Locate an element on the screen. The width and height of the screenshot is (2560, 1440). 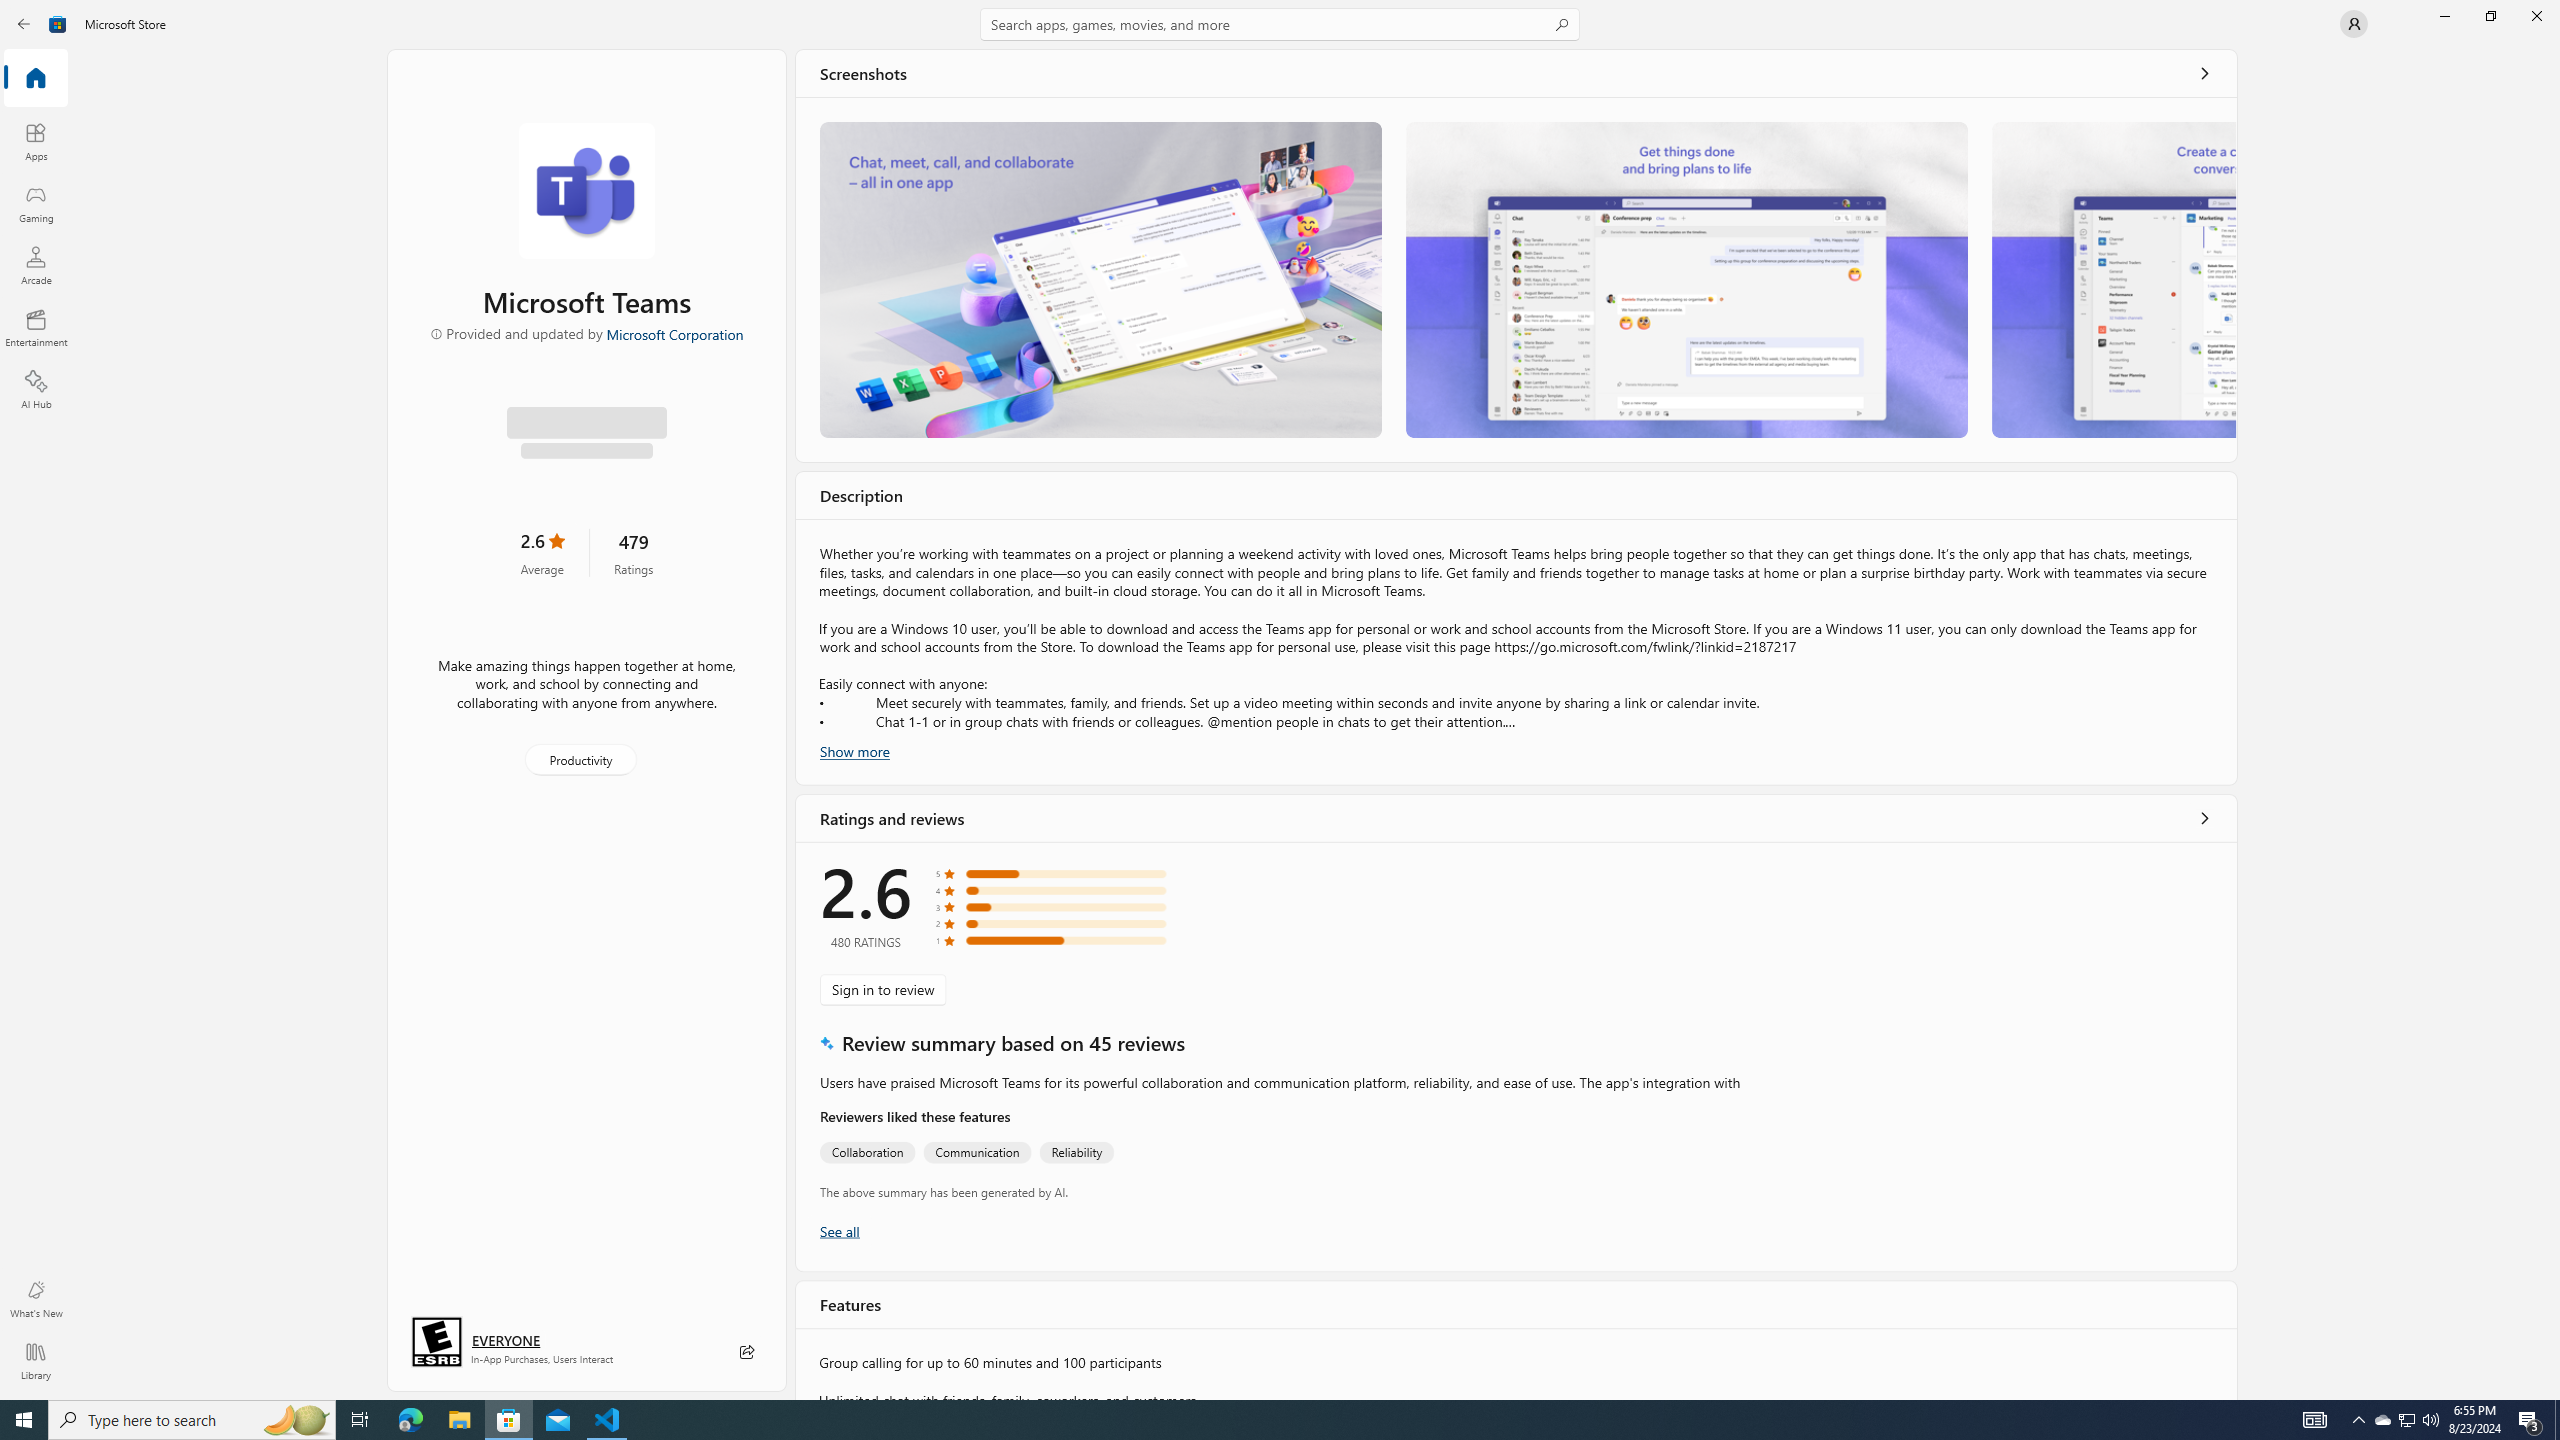
'Class: Image' is located at coordinates (57, 22).